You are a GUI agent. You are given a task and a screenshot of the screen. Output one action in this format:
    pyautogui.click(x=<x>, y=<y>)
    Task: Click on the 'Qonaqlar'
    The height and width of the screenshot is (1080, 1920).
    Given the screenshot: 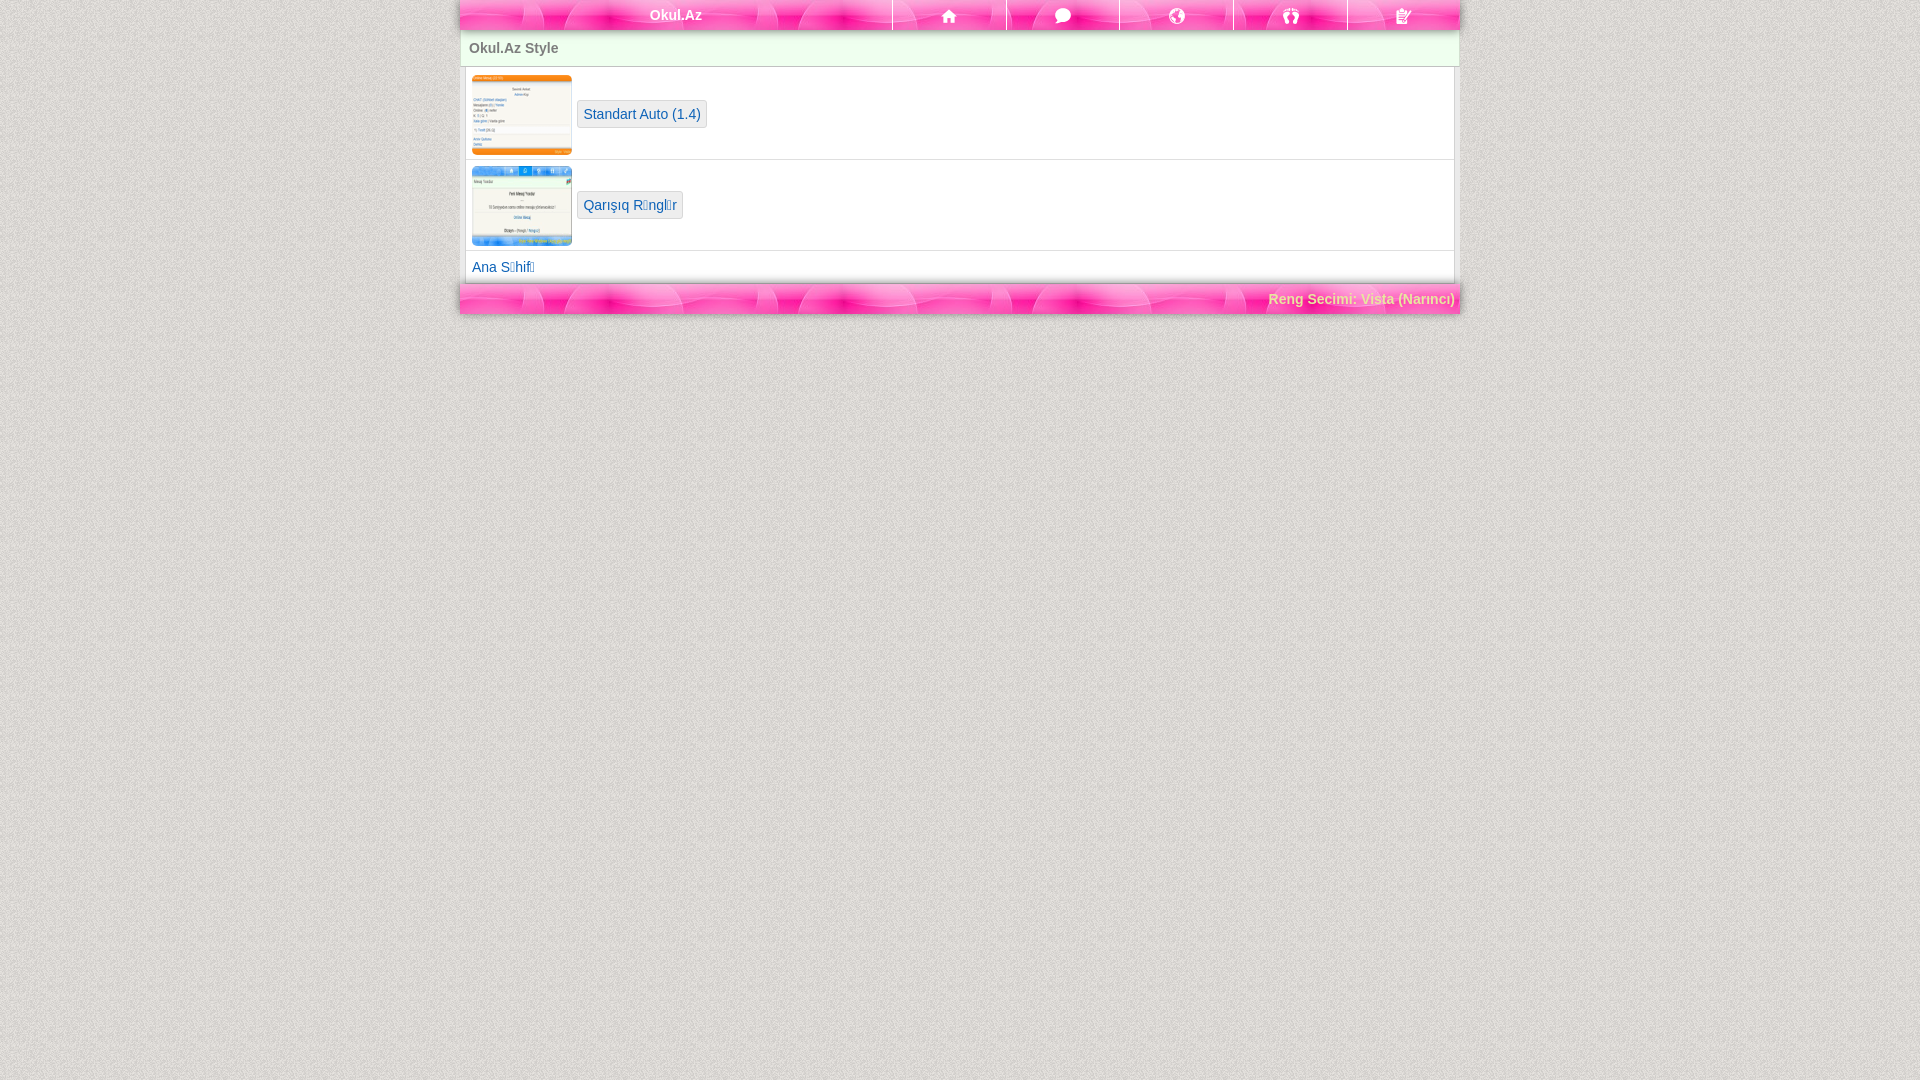 What is the action you would take?
    pyautogui.click(x=1232, y=15)
    